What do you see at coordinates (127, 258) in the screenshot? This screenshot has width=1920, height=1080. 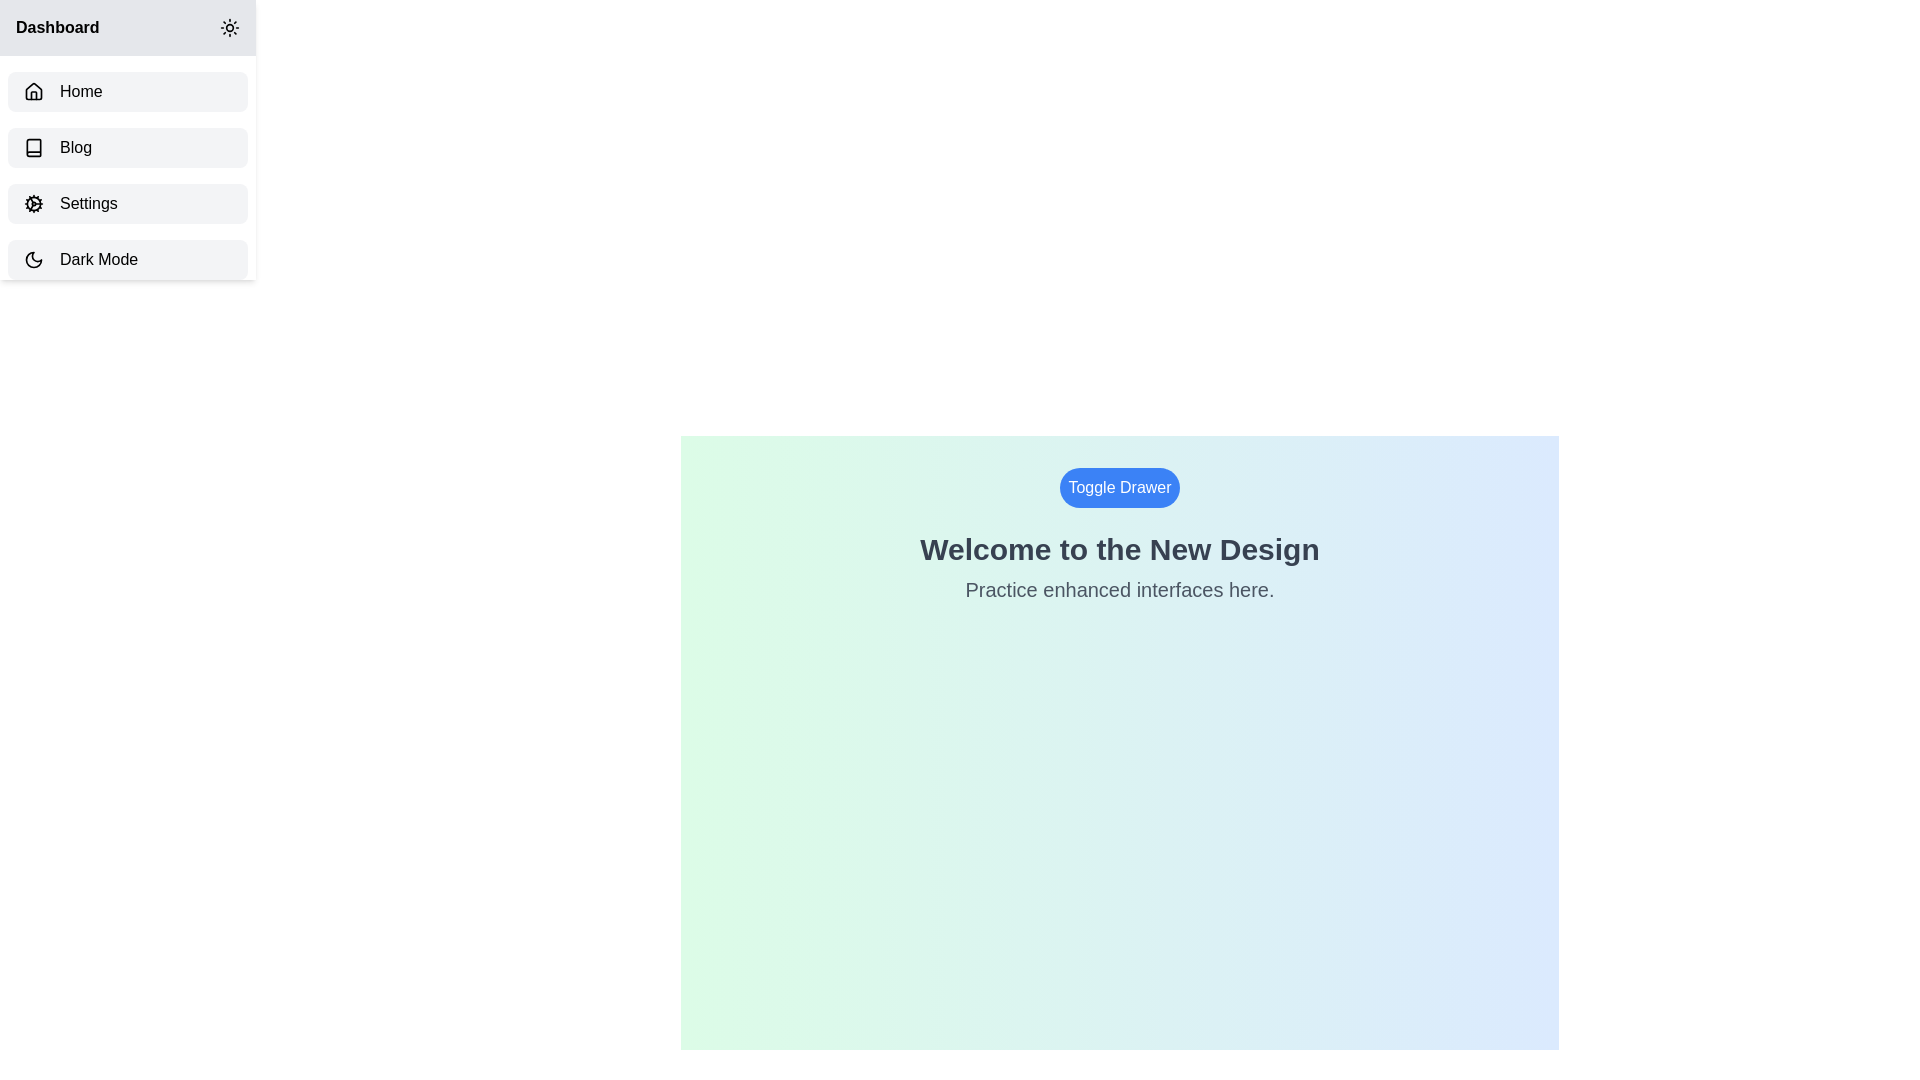 I see `the sidebar item labeled Dark Mode to navigate` at bounding box center [127, 258].